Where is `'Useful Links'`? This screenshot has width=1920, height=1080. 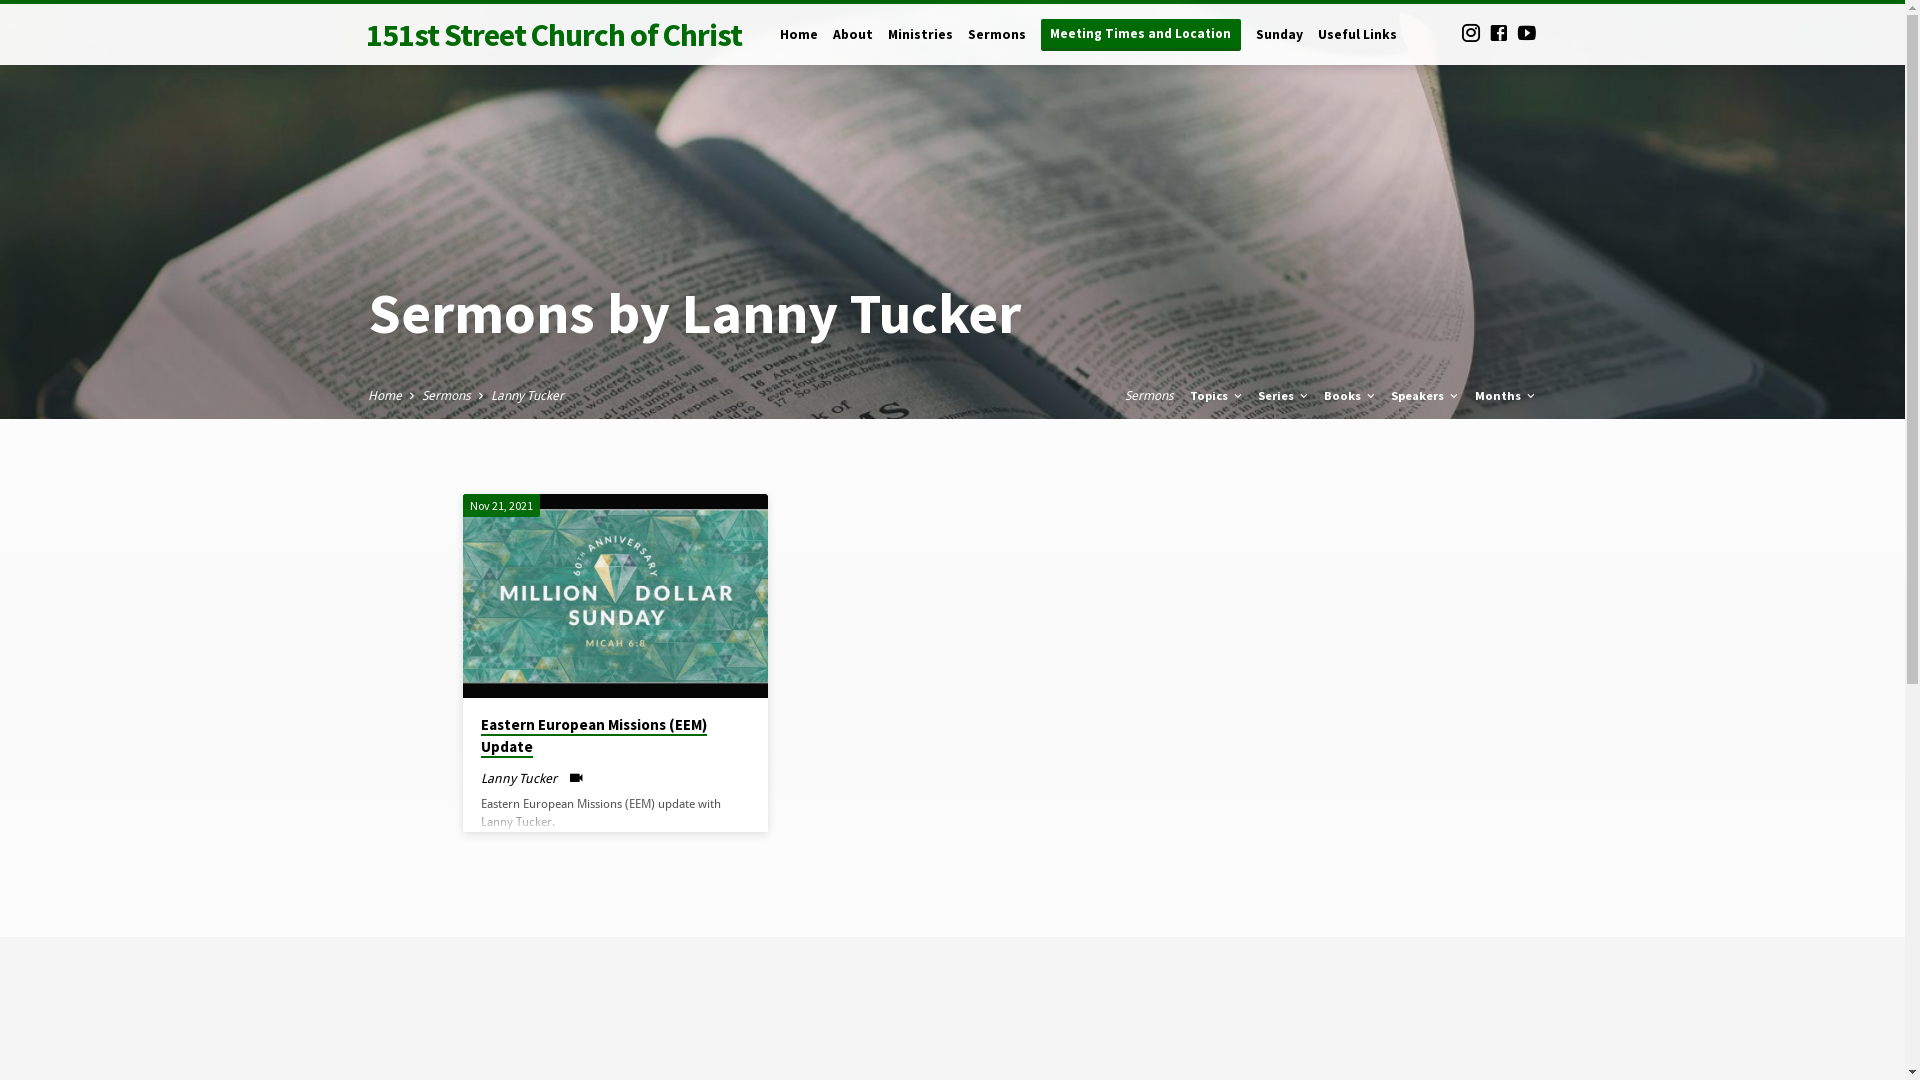 'Useful Links' is located at coordinates (1318, 46).